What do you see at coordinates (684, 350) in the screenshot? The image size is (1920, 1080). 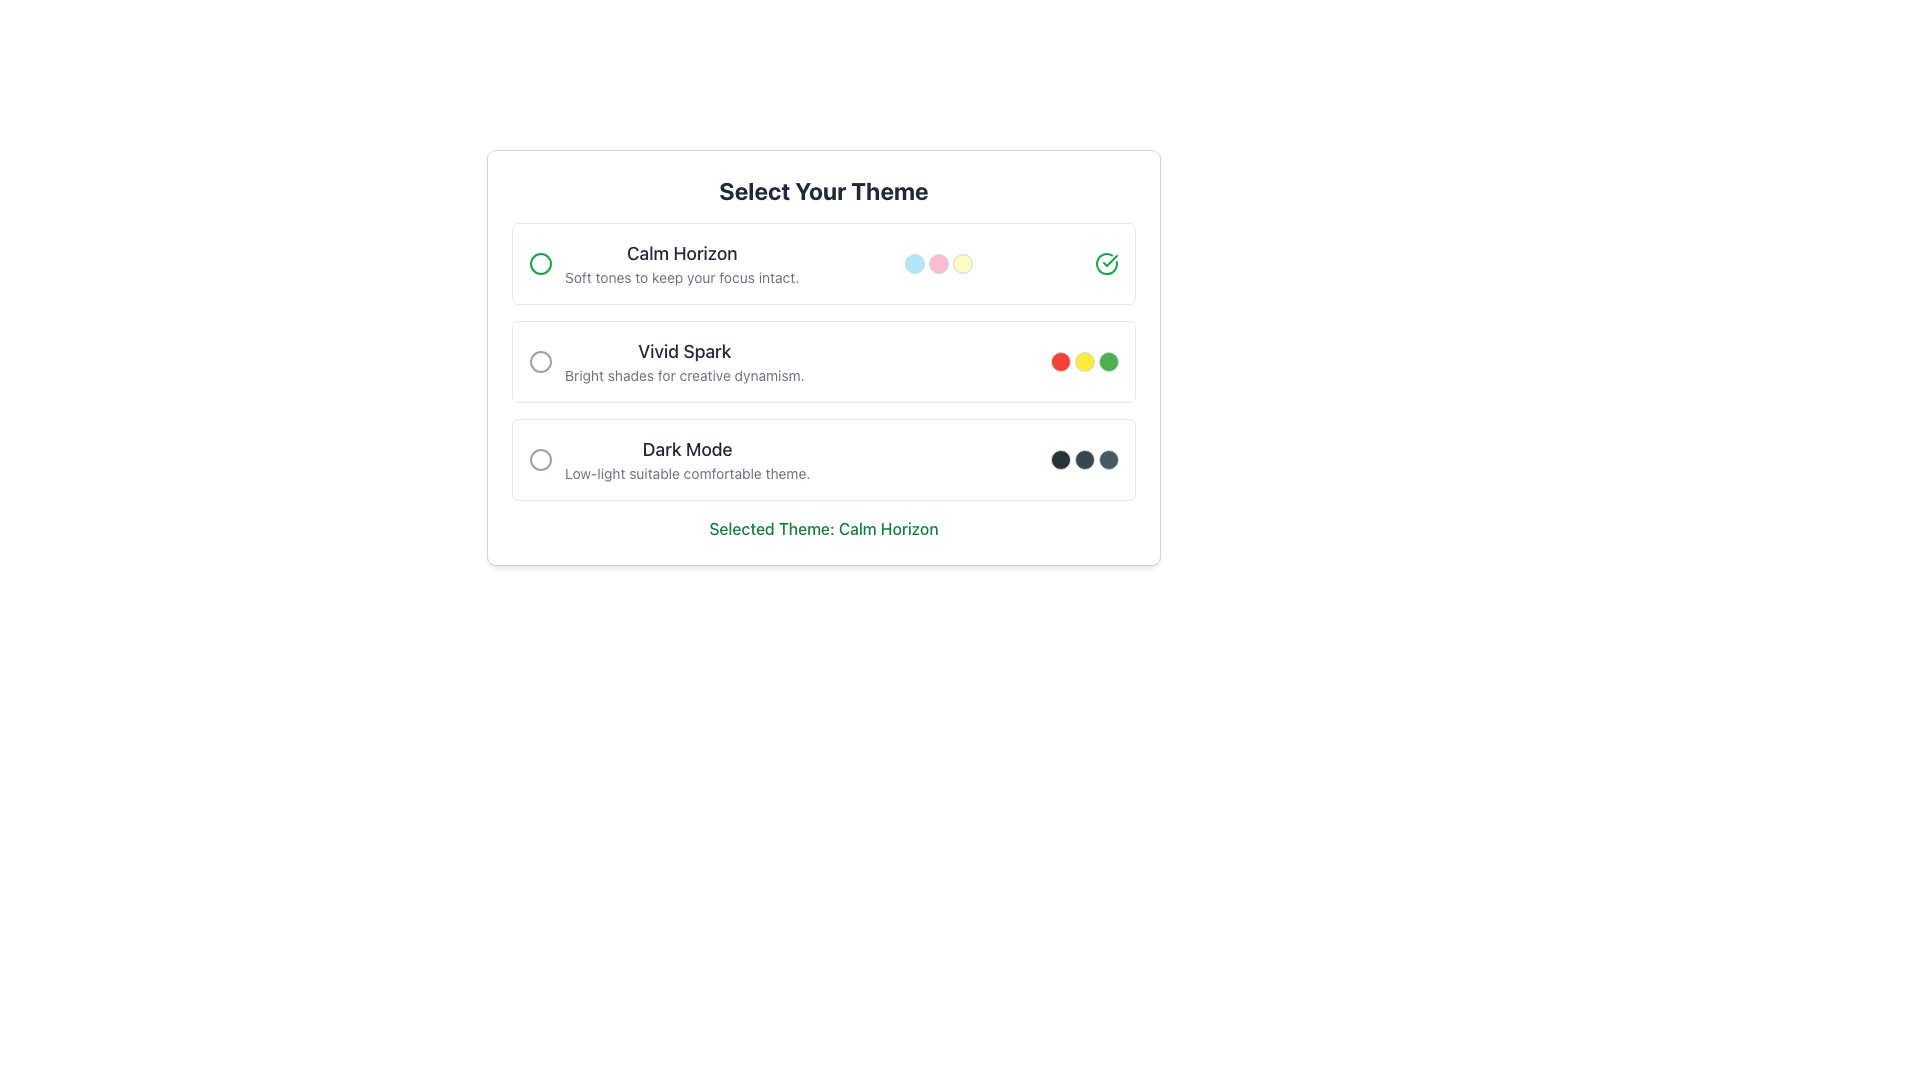 I see `the text label indicating the theme option in the second row of the 'Select Your Theme' section, aligned to the left` at bounding box center [684, 350].